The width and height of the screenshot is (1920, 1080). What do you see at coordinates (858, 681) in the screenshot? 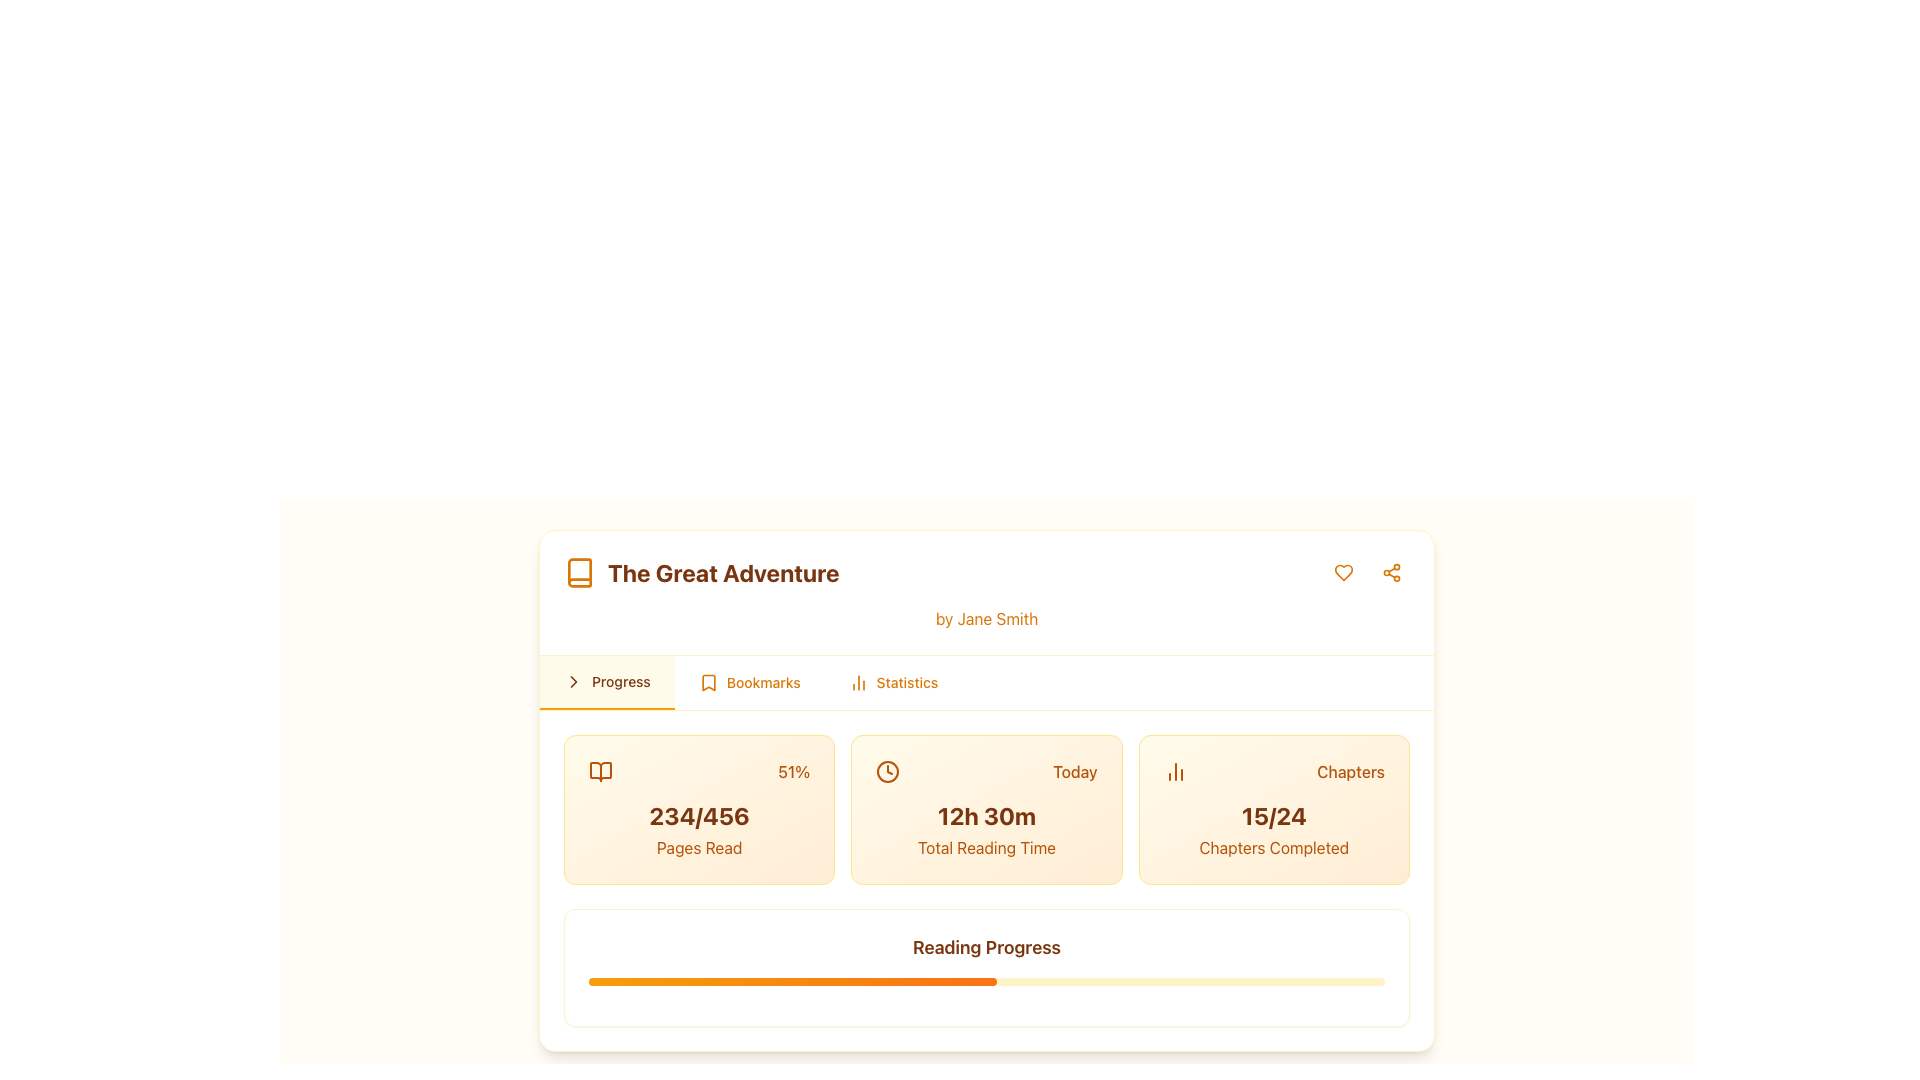
I see `the icon representing statistical features located in the 'Statistics' tab section, positioned near the left side of the tab's textual label` at bounding box center [858, 681].